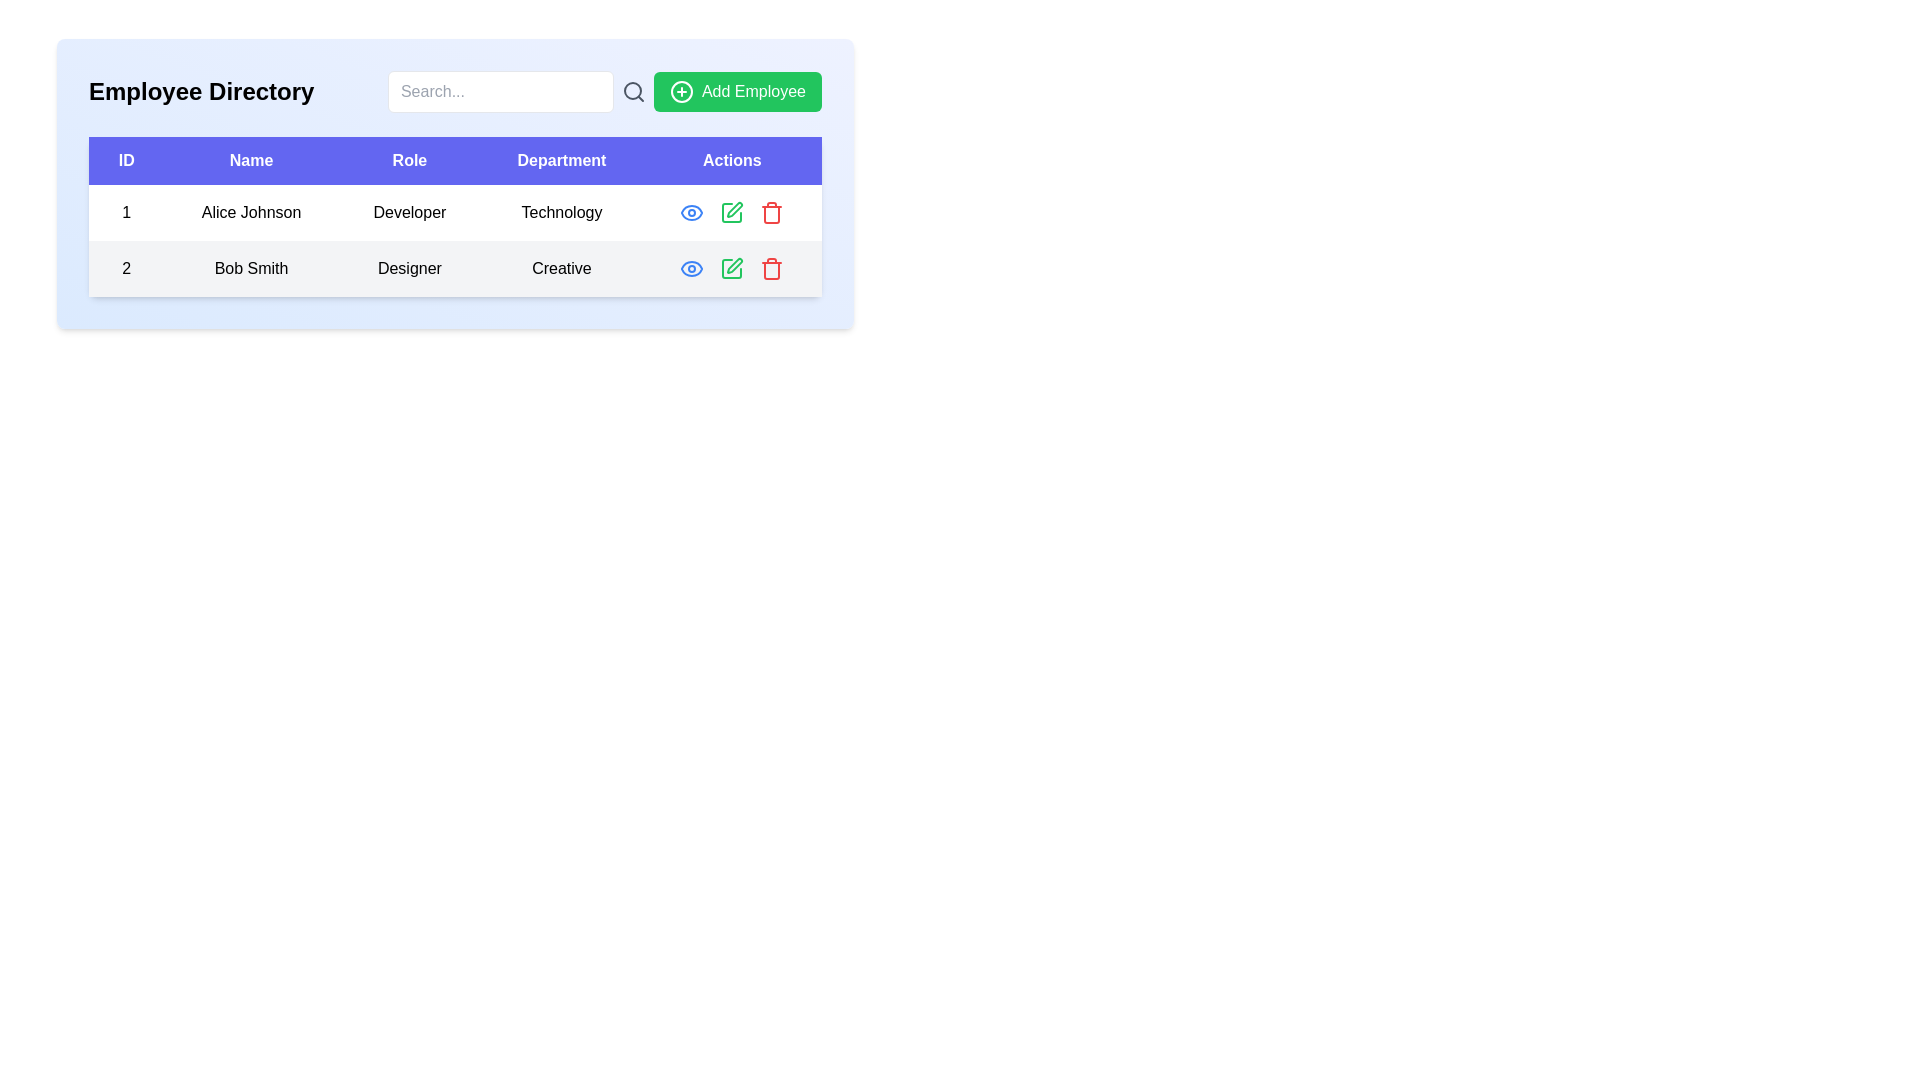 The height and width of the screenshot is (1080, 1920). What do you see at coordinates (560, 160) in the screenshot?
I see `the 'Department' column header in the table, which is the fourth column between 'Role' and 'Actions'` at bounding box center [560, 160].